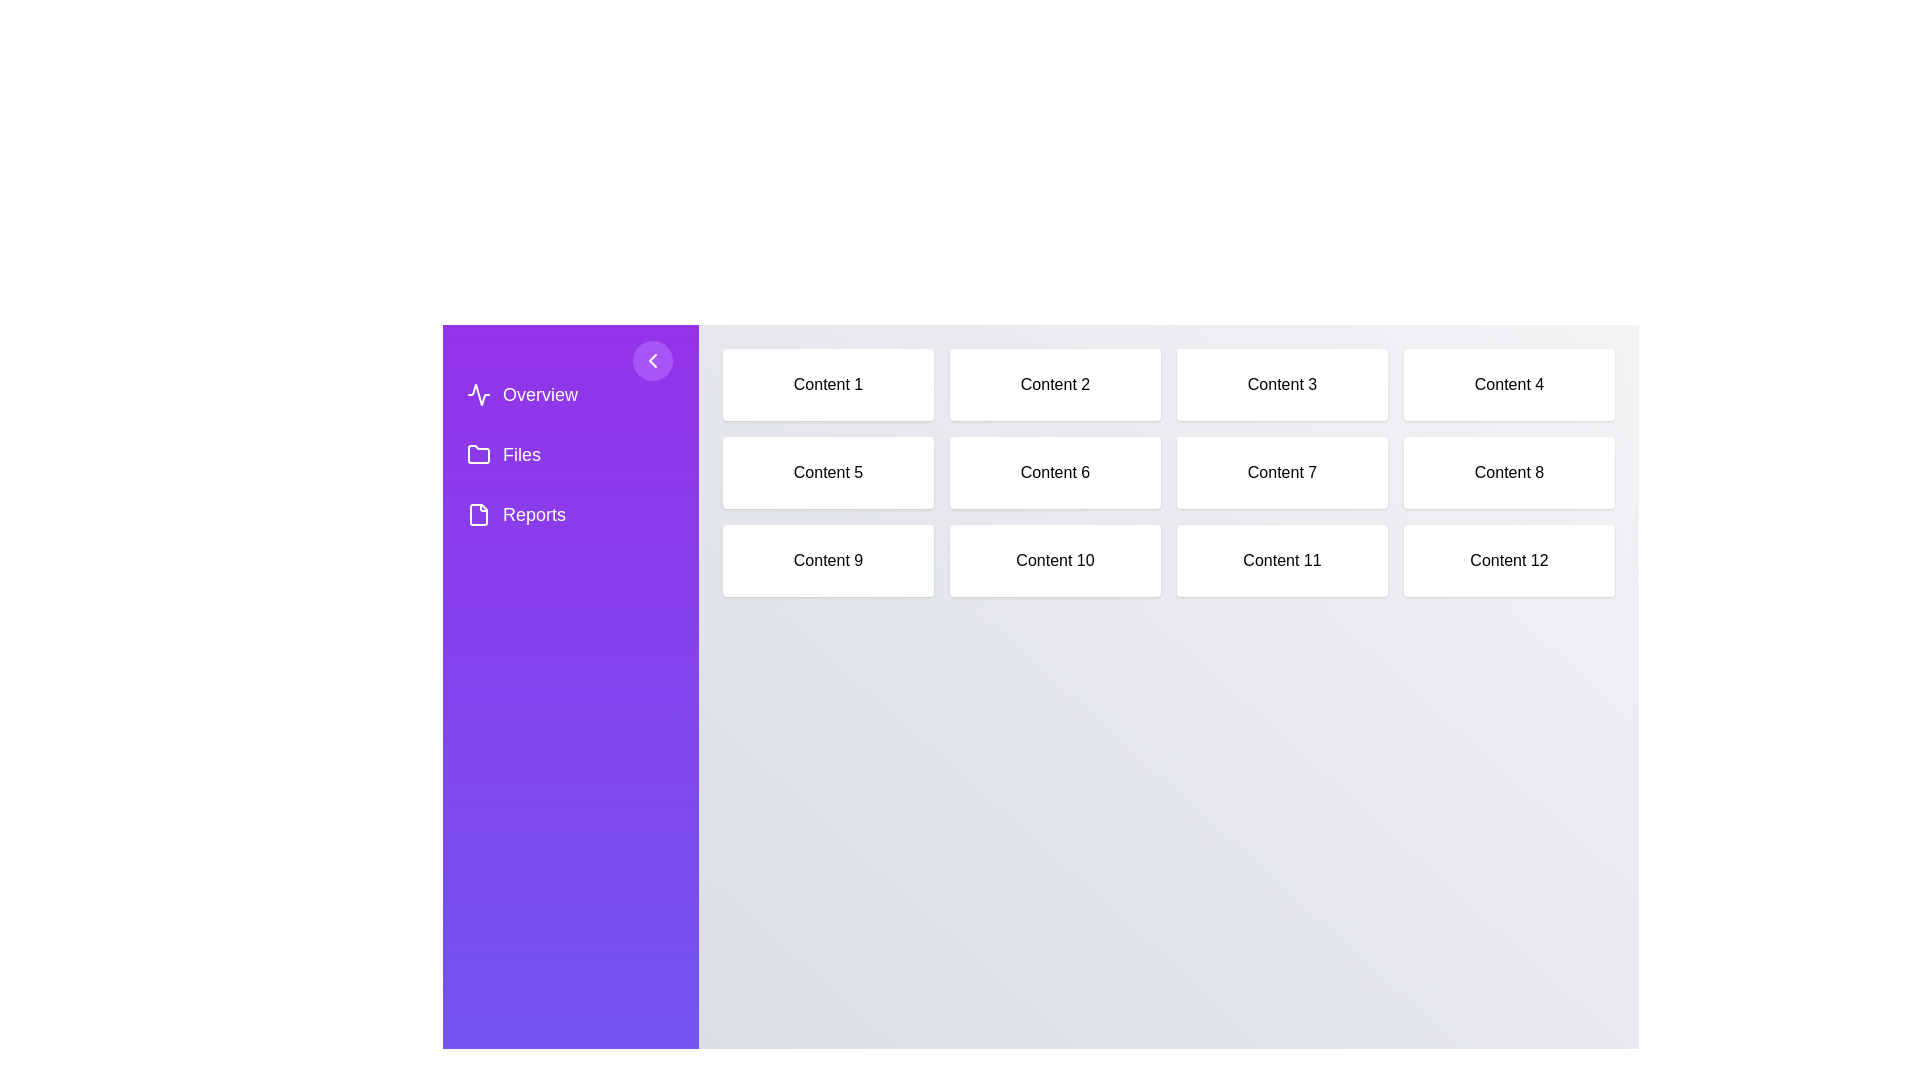  I want to click on toggle button to toggle the sidebar visibility, so click(652, 361).